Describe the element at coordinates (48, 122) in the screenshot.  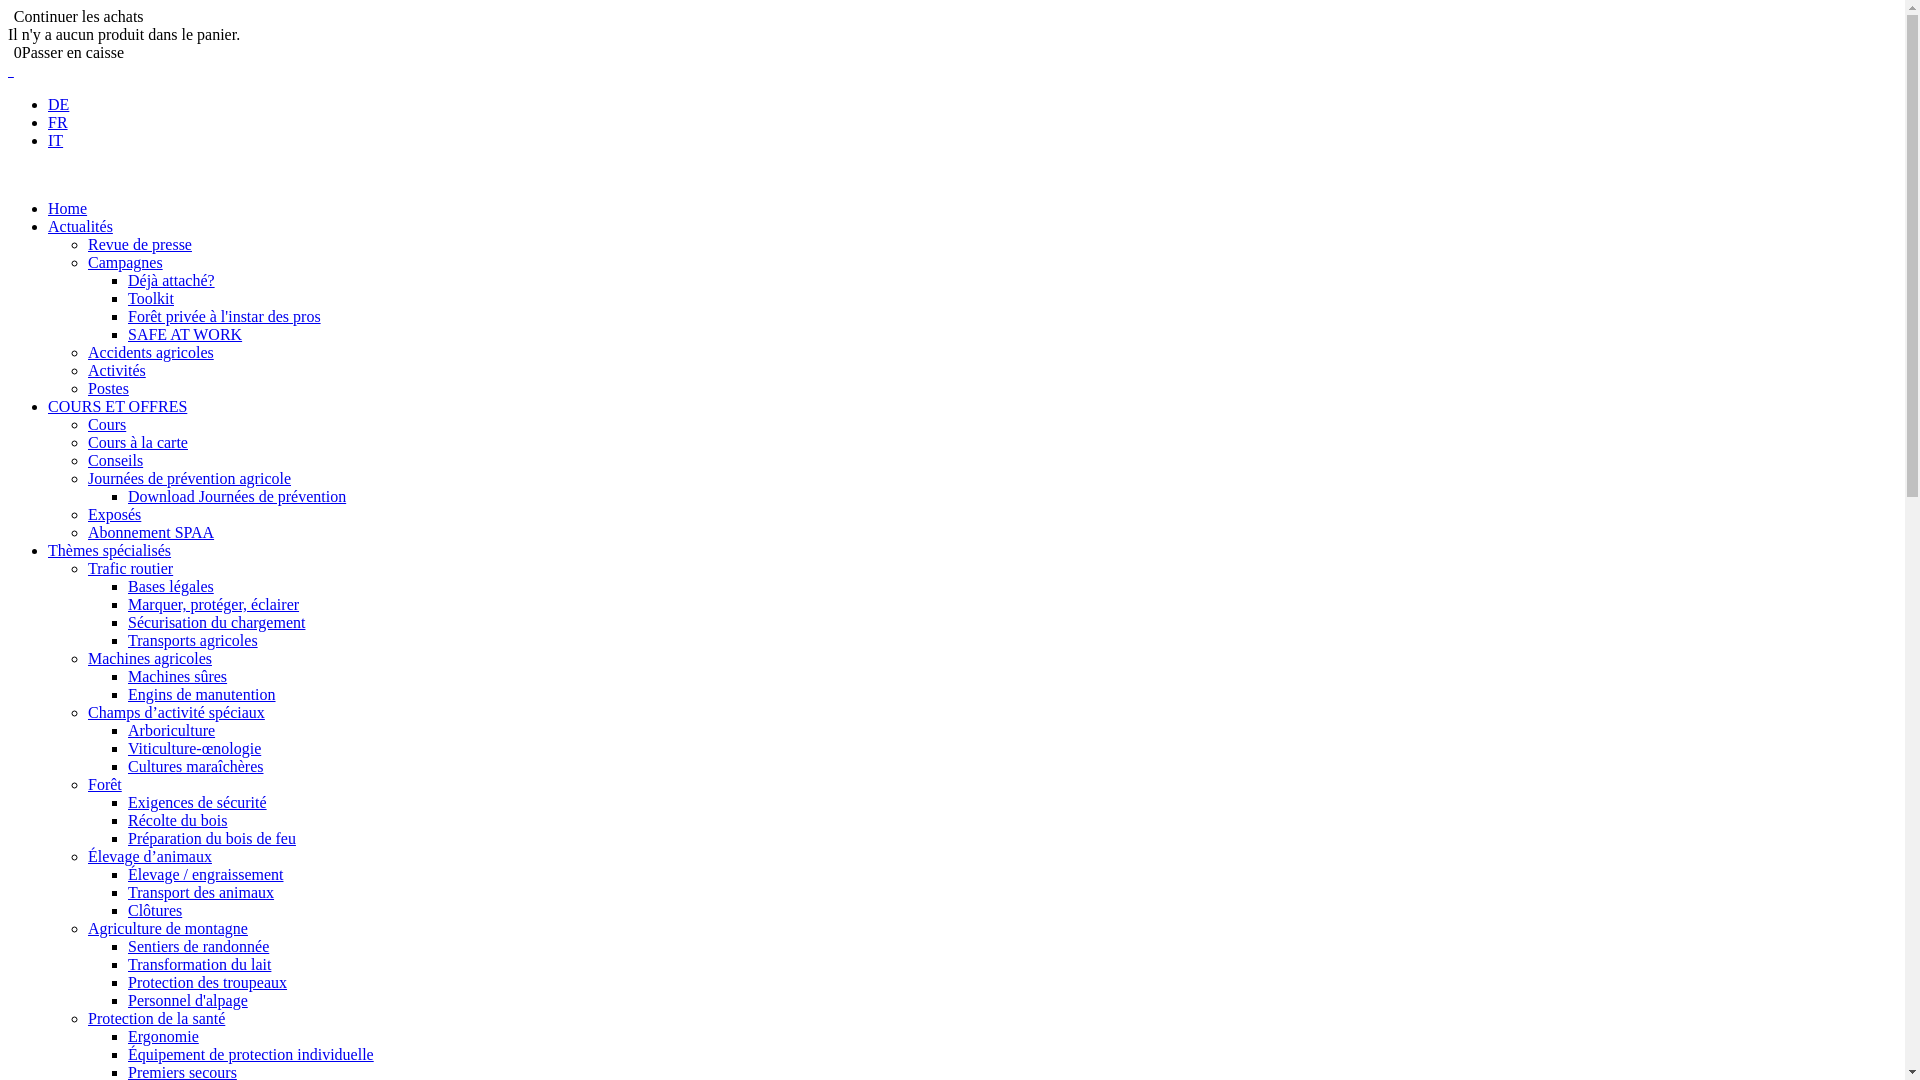
I see `'FR'` at that location.